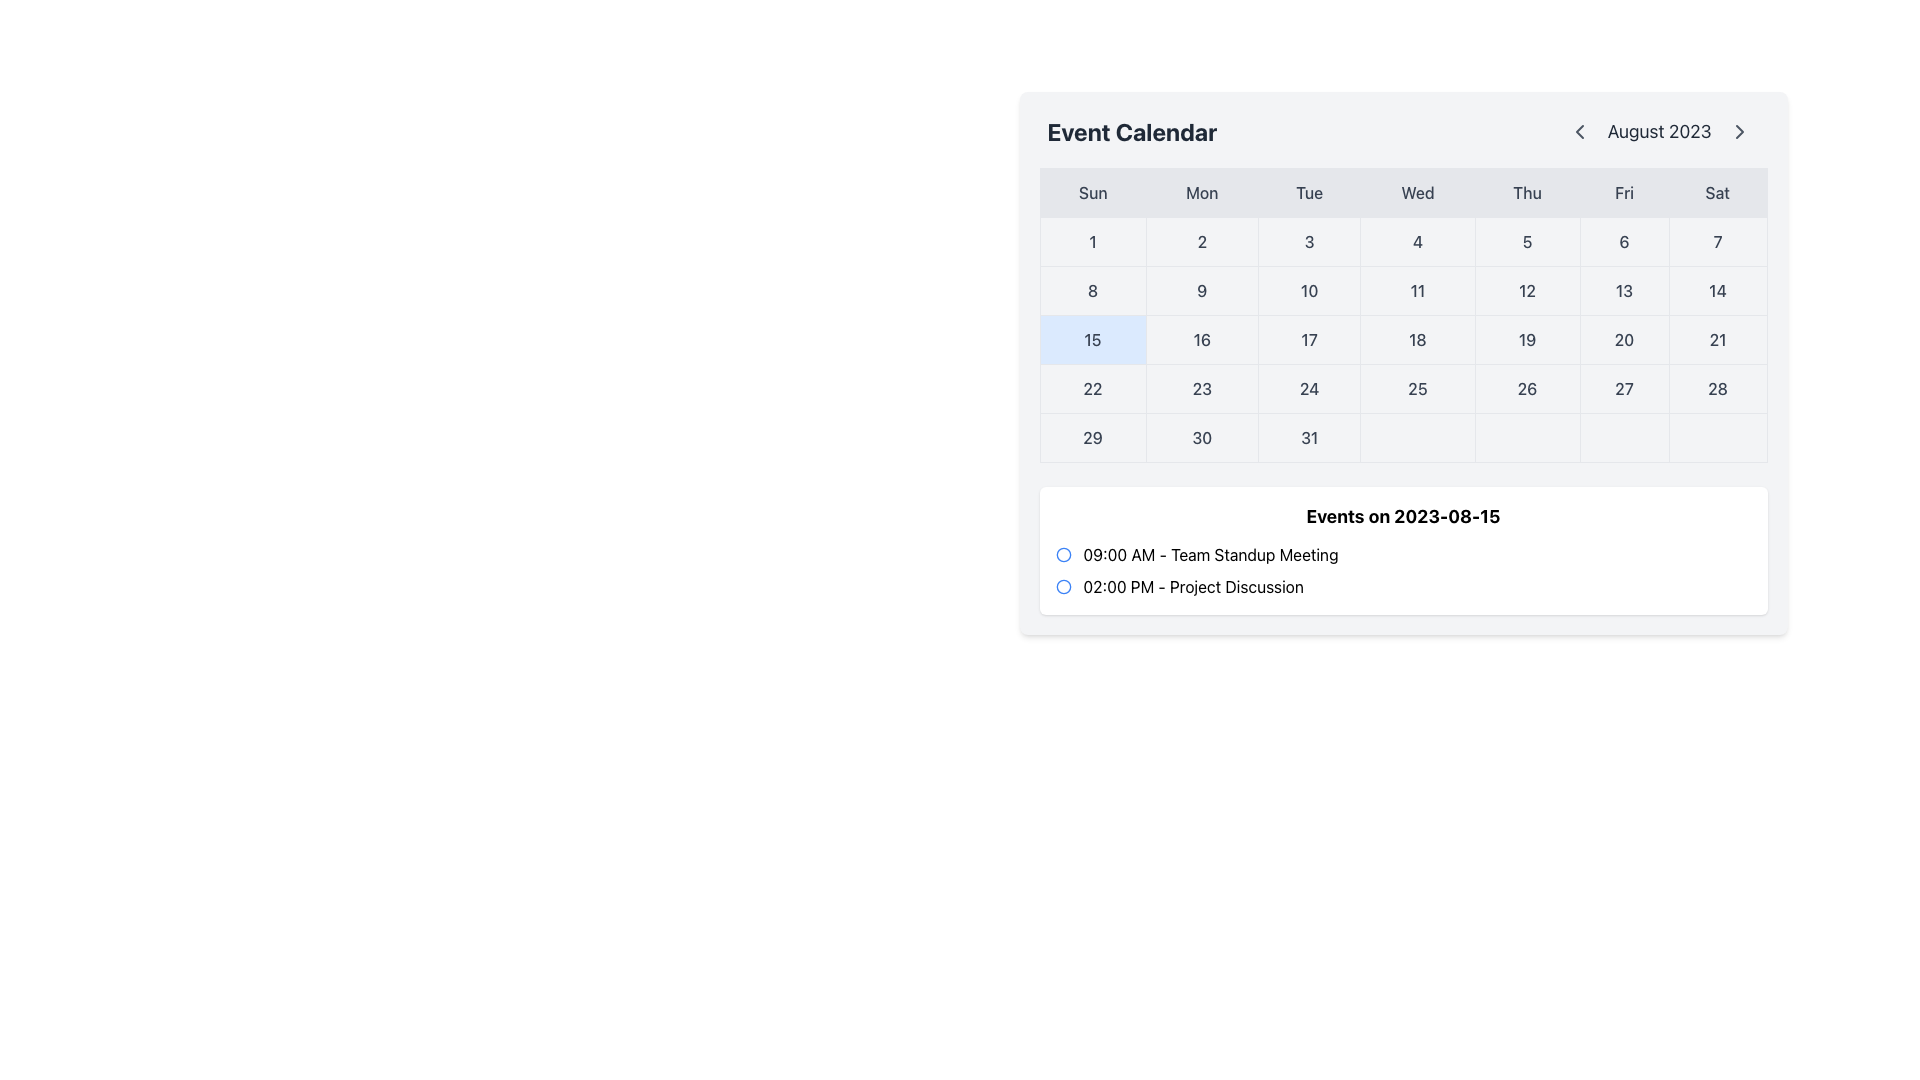 This screenshot has width=1920, height=1080. What do you see at coordinates (1201, 389) in the screenshot?
I see `the grid cell containing the text '23'` at bounding box center [1201, 389].